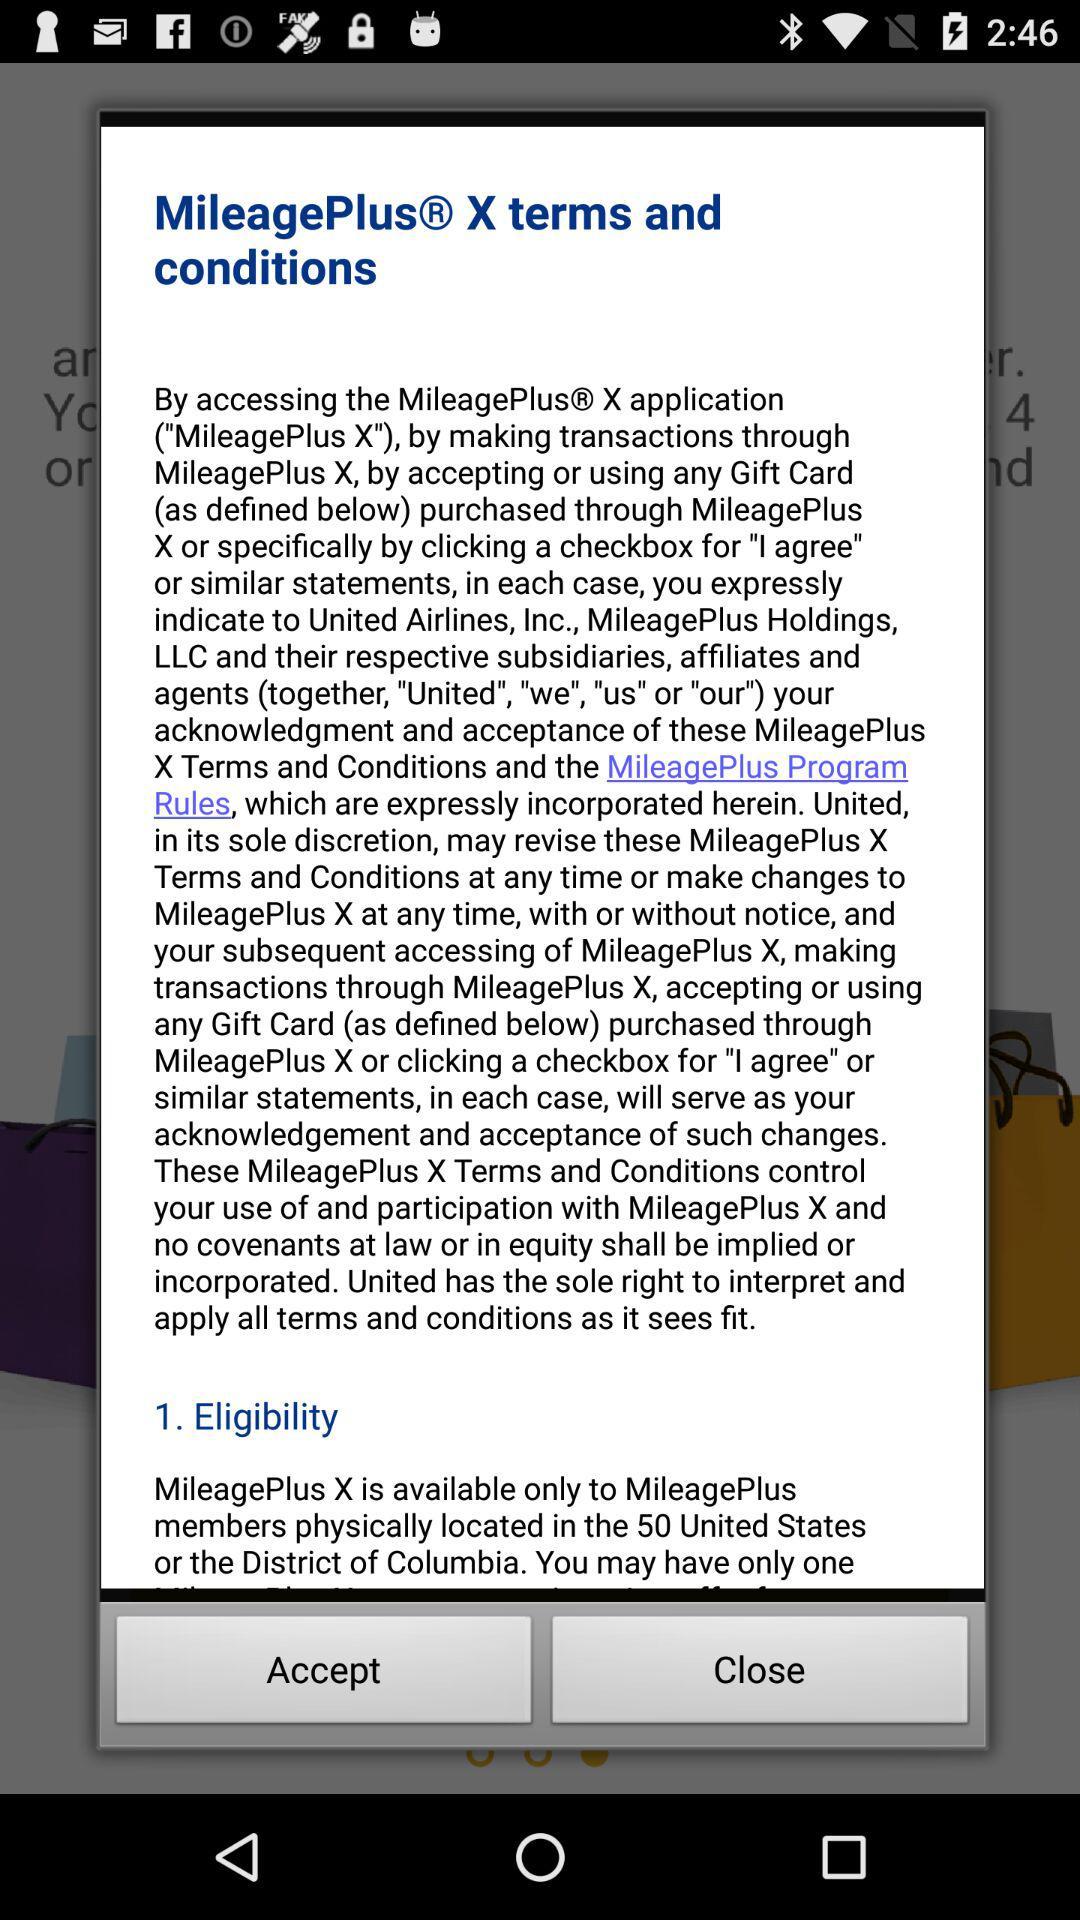 This screenshot has height=1920, width=1080. Describe the element at coordinates (323, 1675) in the screenshot. I see `item to the left of close` at that location.